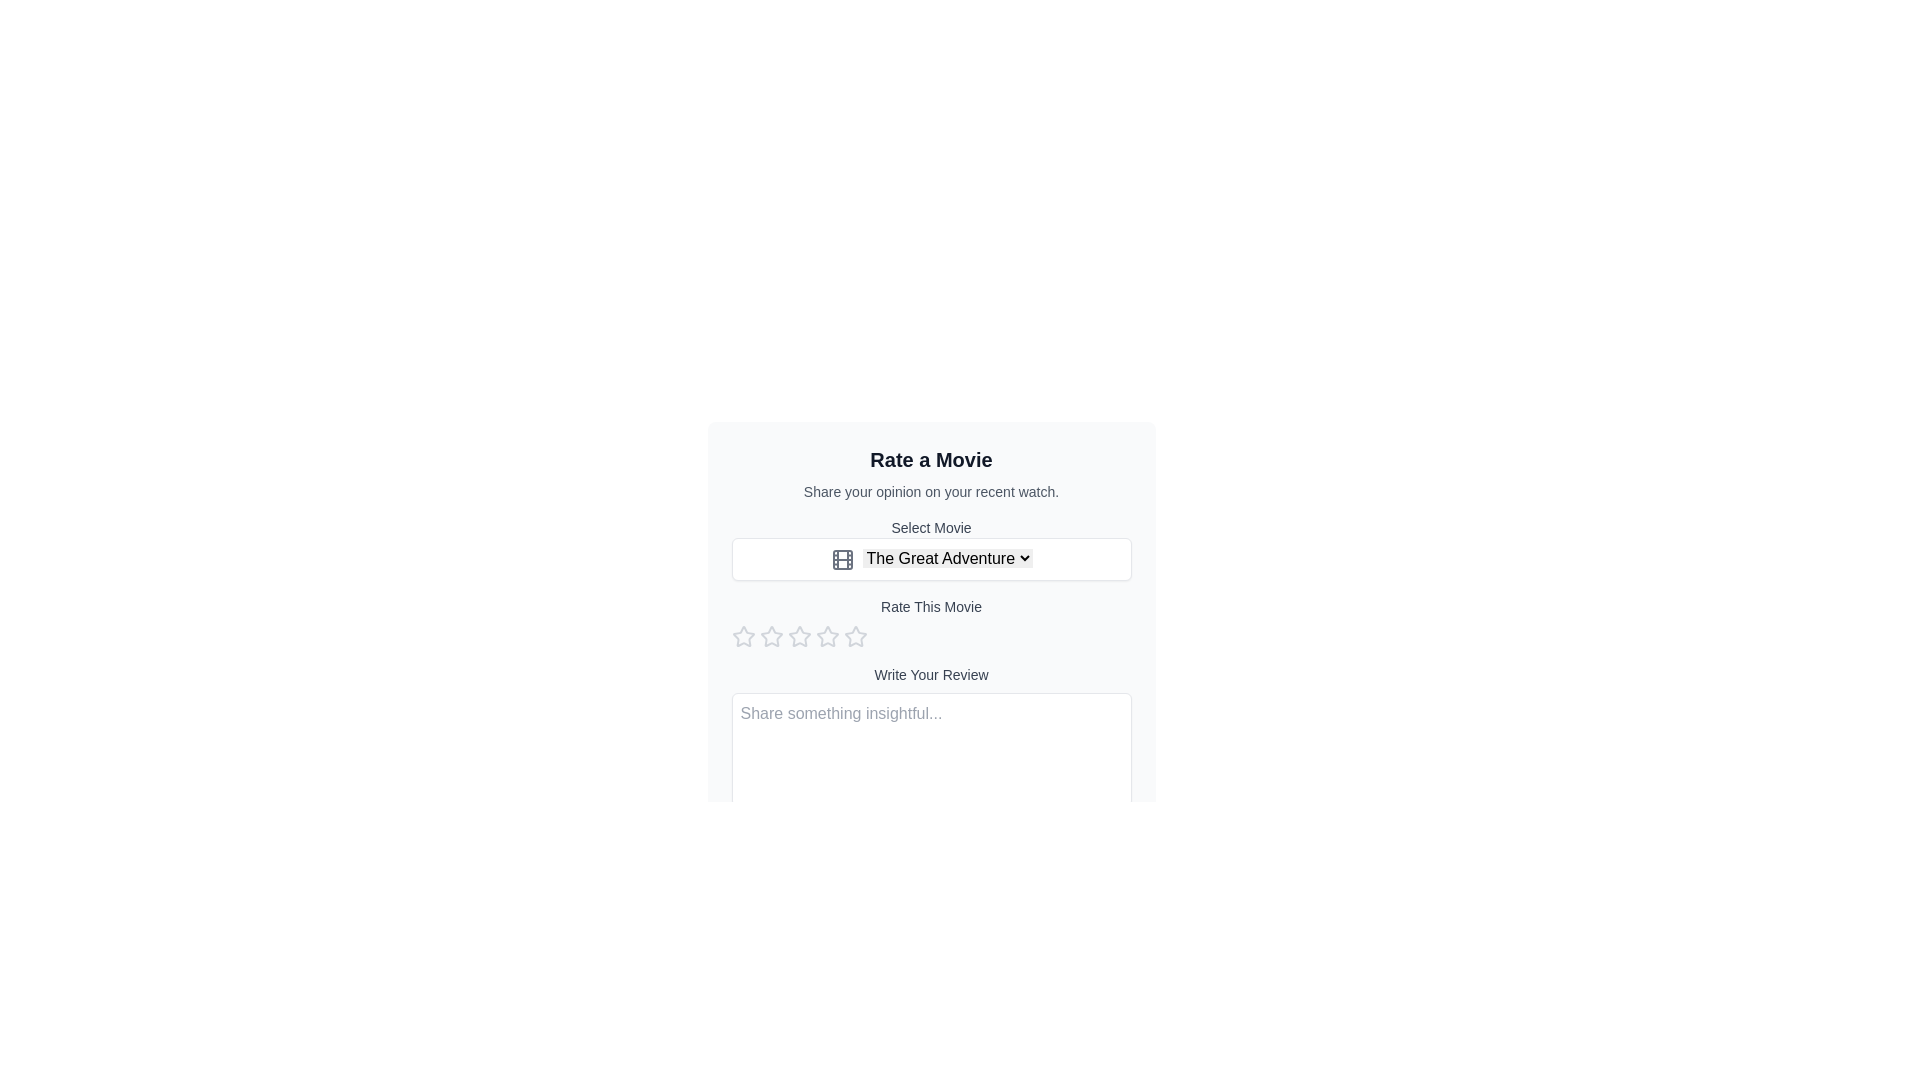 The height and width of the screenshot is (1080, 1920). I want to click on the third star in the clickable star rating component, so click(798, 636).